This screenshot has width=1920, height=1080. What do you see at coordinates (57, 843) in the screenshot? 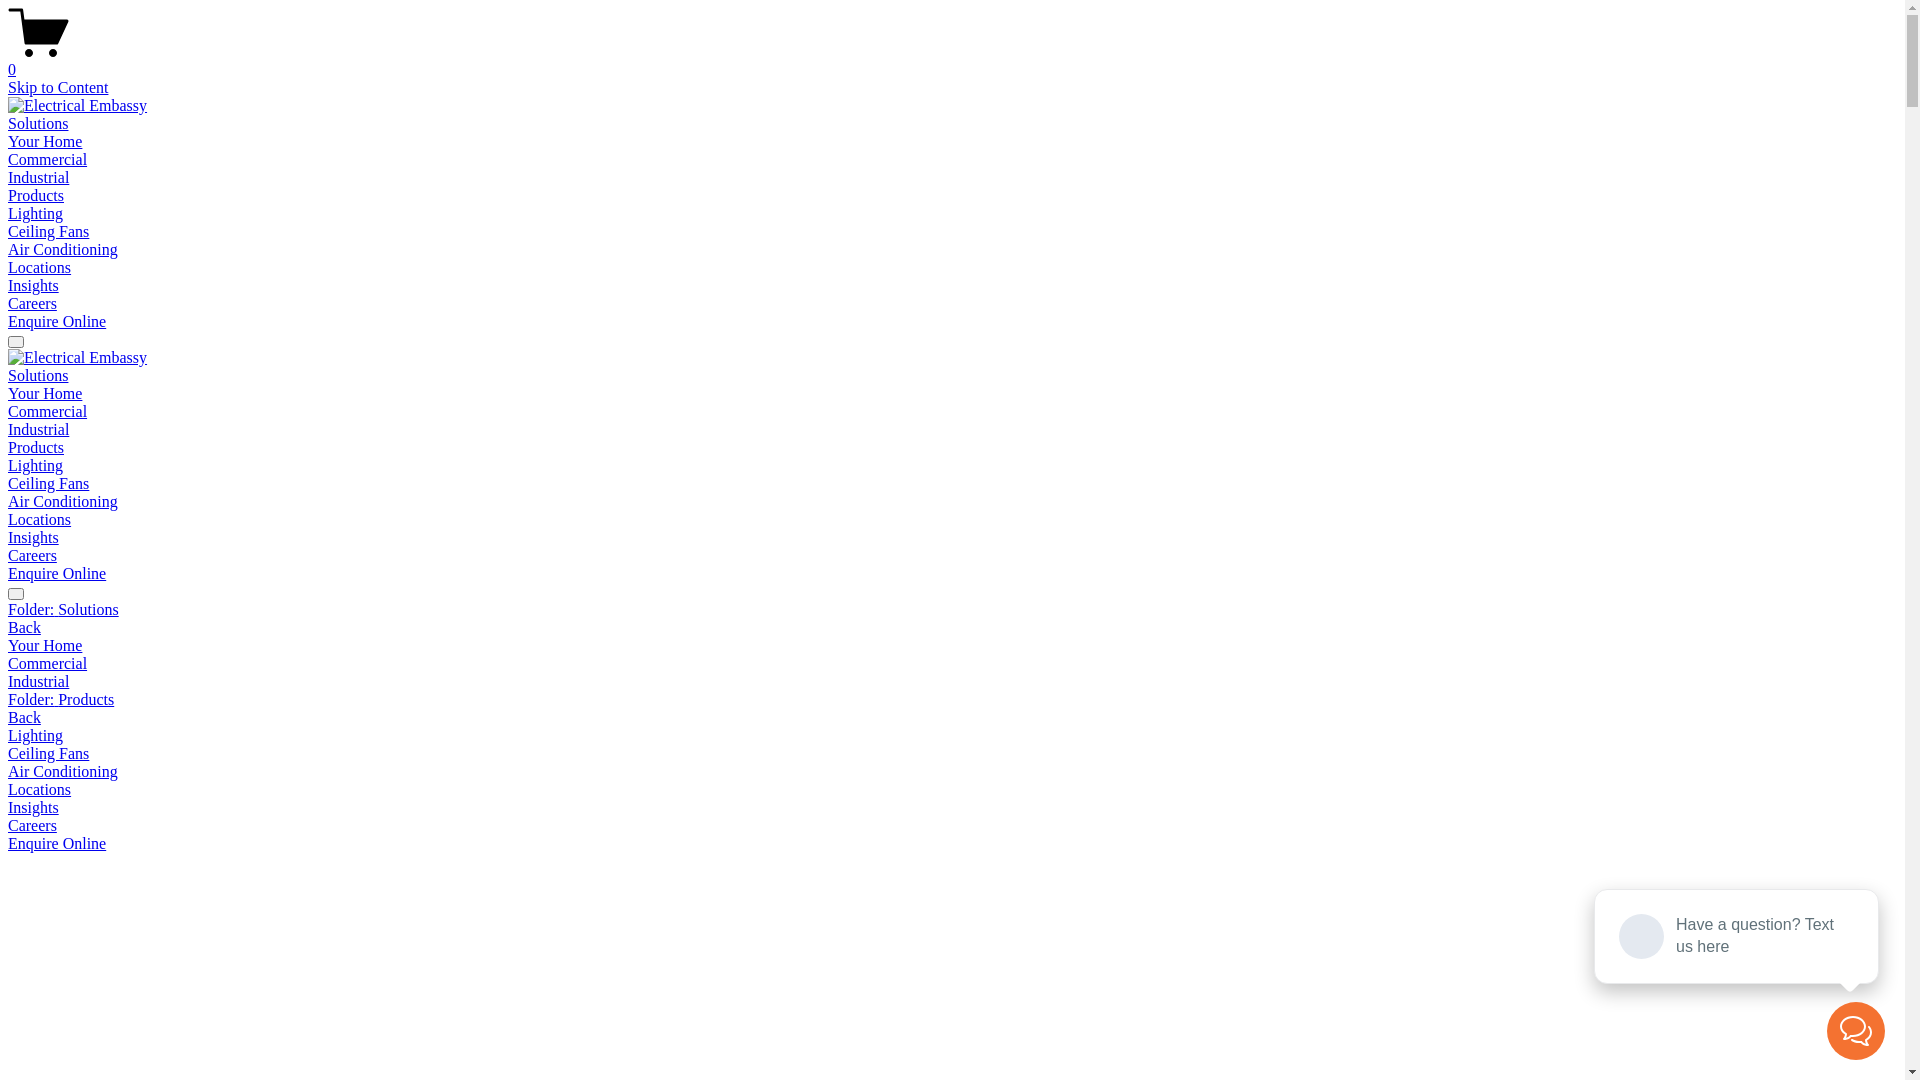
I see `'Enquire Online'` at bounding box center [57, 843].